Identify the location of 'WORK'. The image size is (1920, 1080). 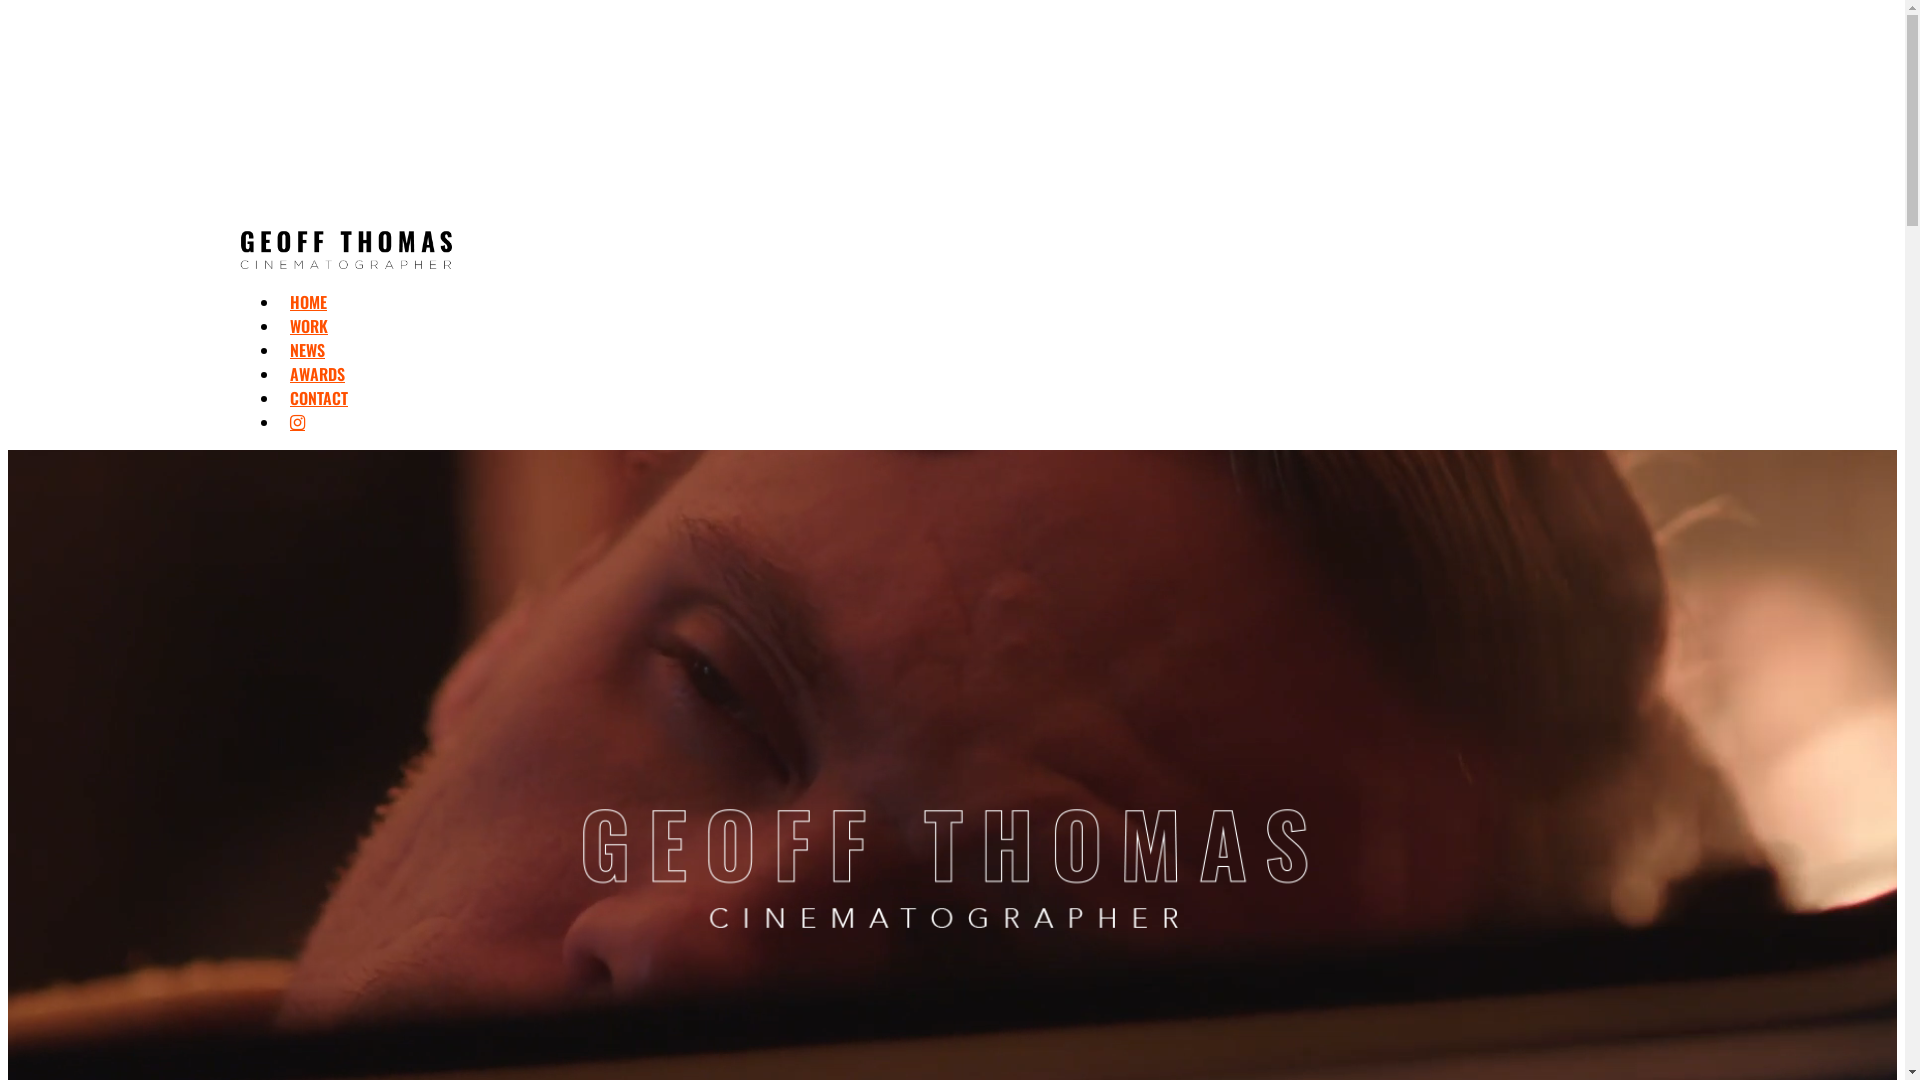
(307, 325).